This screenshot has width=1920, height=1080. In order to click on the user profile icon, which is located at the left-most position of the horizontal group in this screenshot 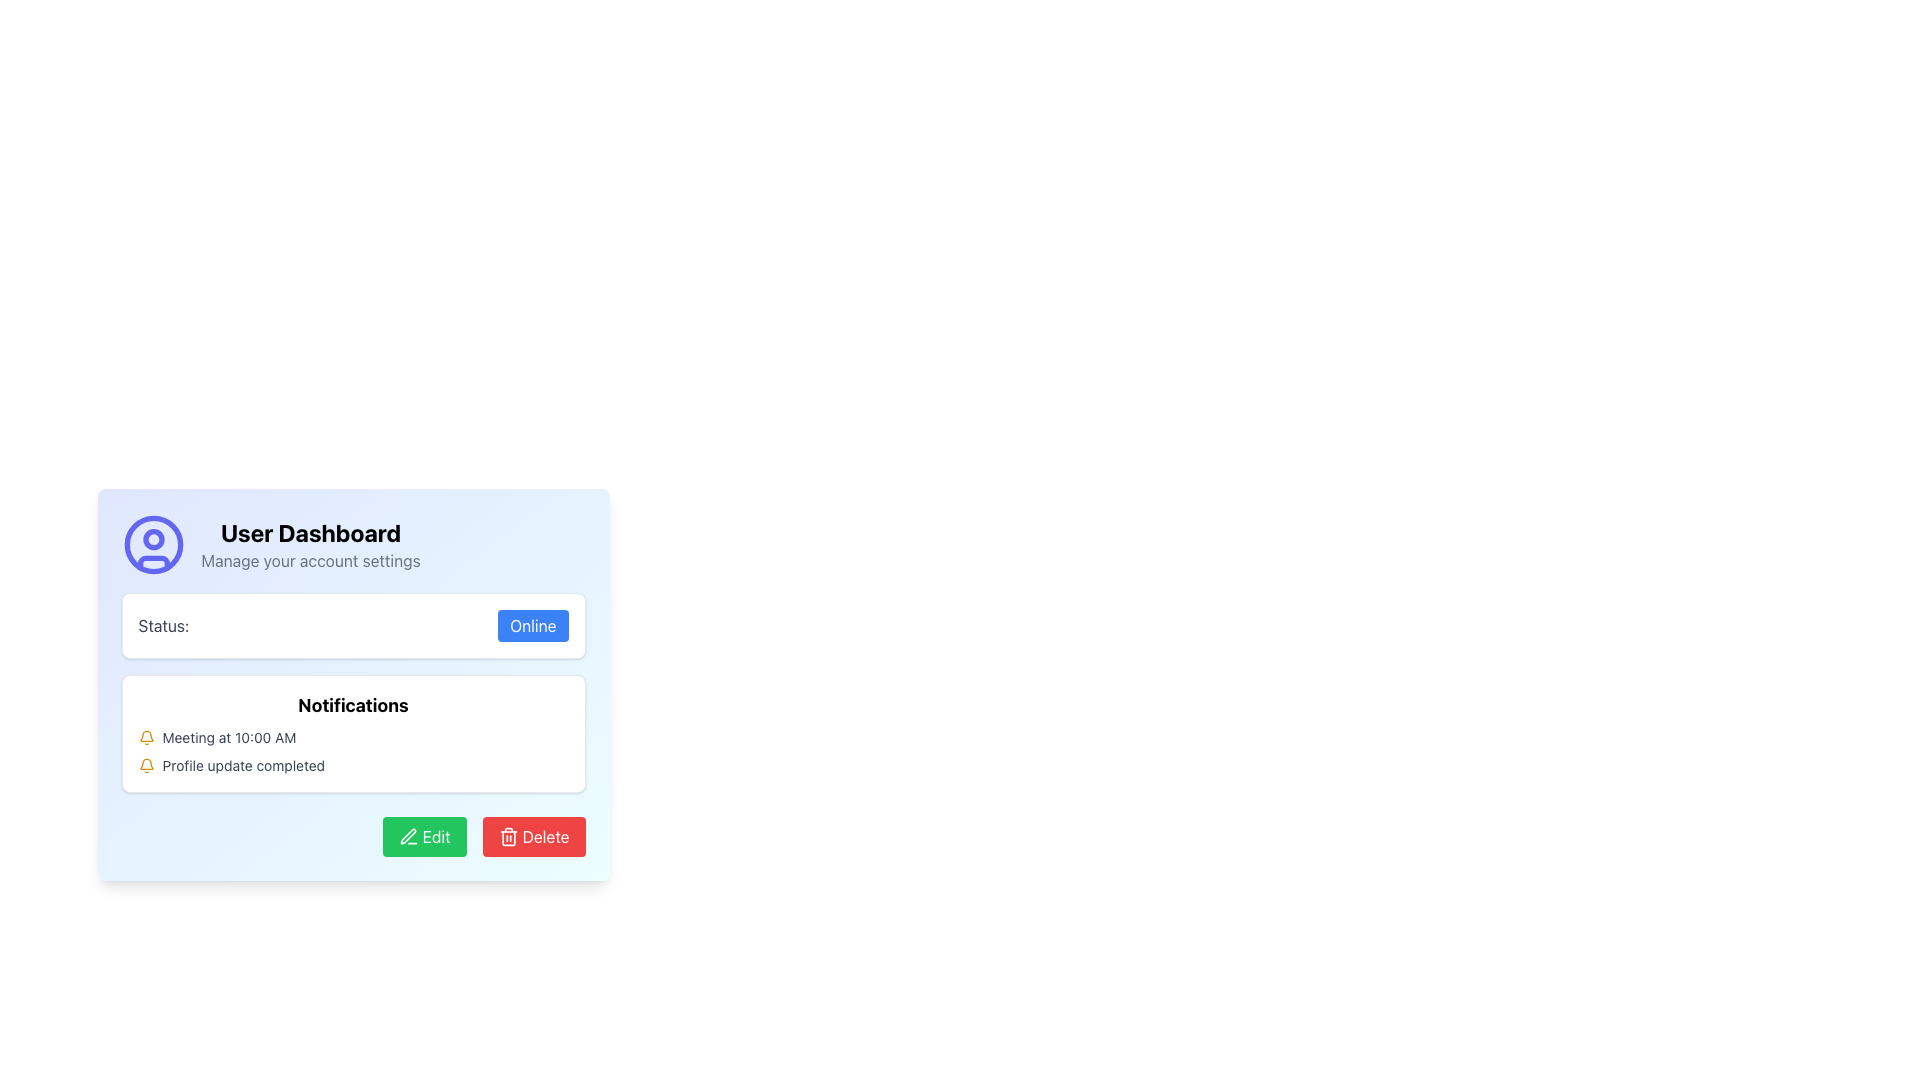, I will do `click(152, 544)`.